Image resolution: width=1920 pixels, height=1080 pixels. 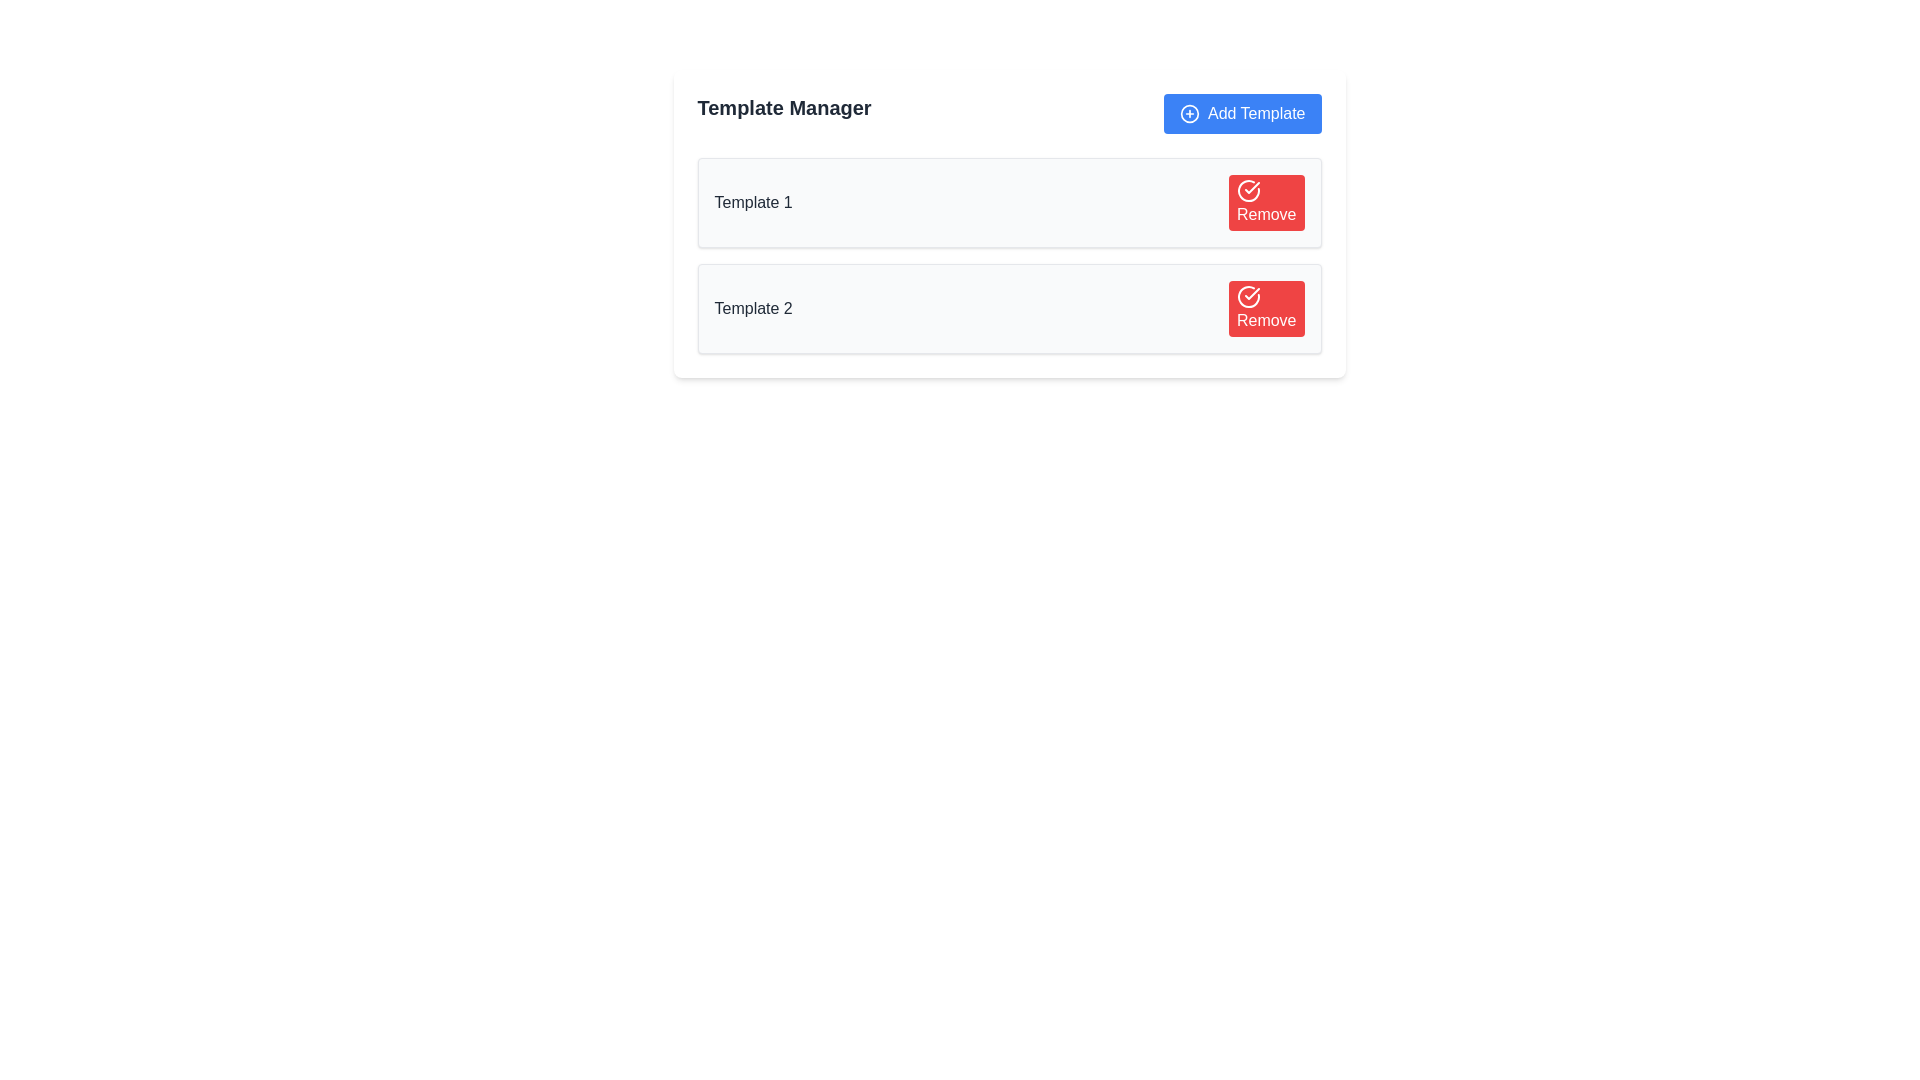 I want to click on the 'Add Template' button with a blue background and white text located on the right side of the 'Template Manager' header, so click(x=1241, y=114).